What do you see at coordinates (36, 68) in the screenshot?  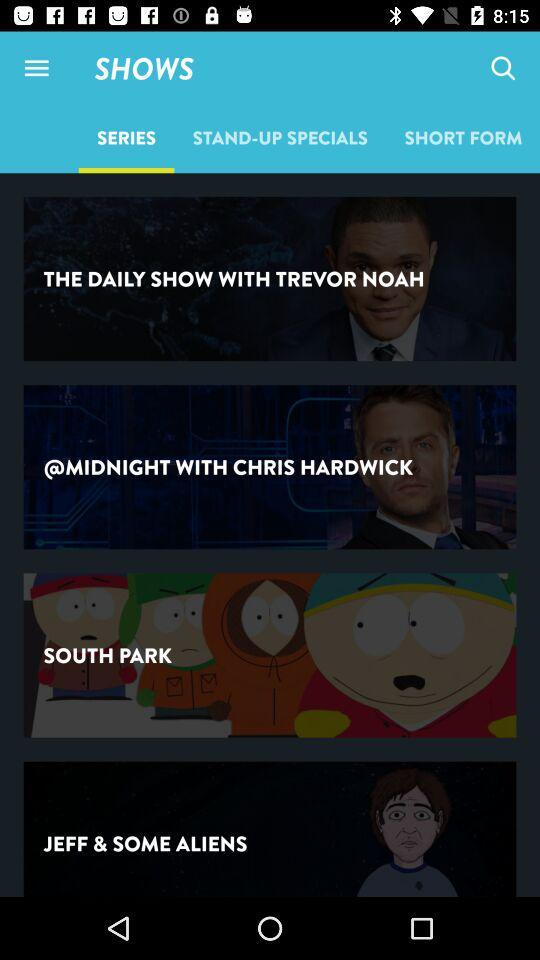 I see `more options` at bounding box center [36, 68].